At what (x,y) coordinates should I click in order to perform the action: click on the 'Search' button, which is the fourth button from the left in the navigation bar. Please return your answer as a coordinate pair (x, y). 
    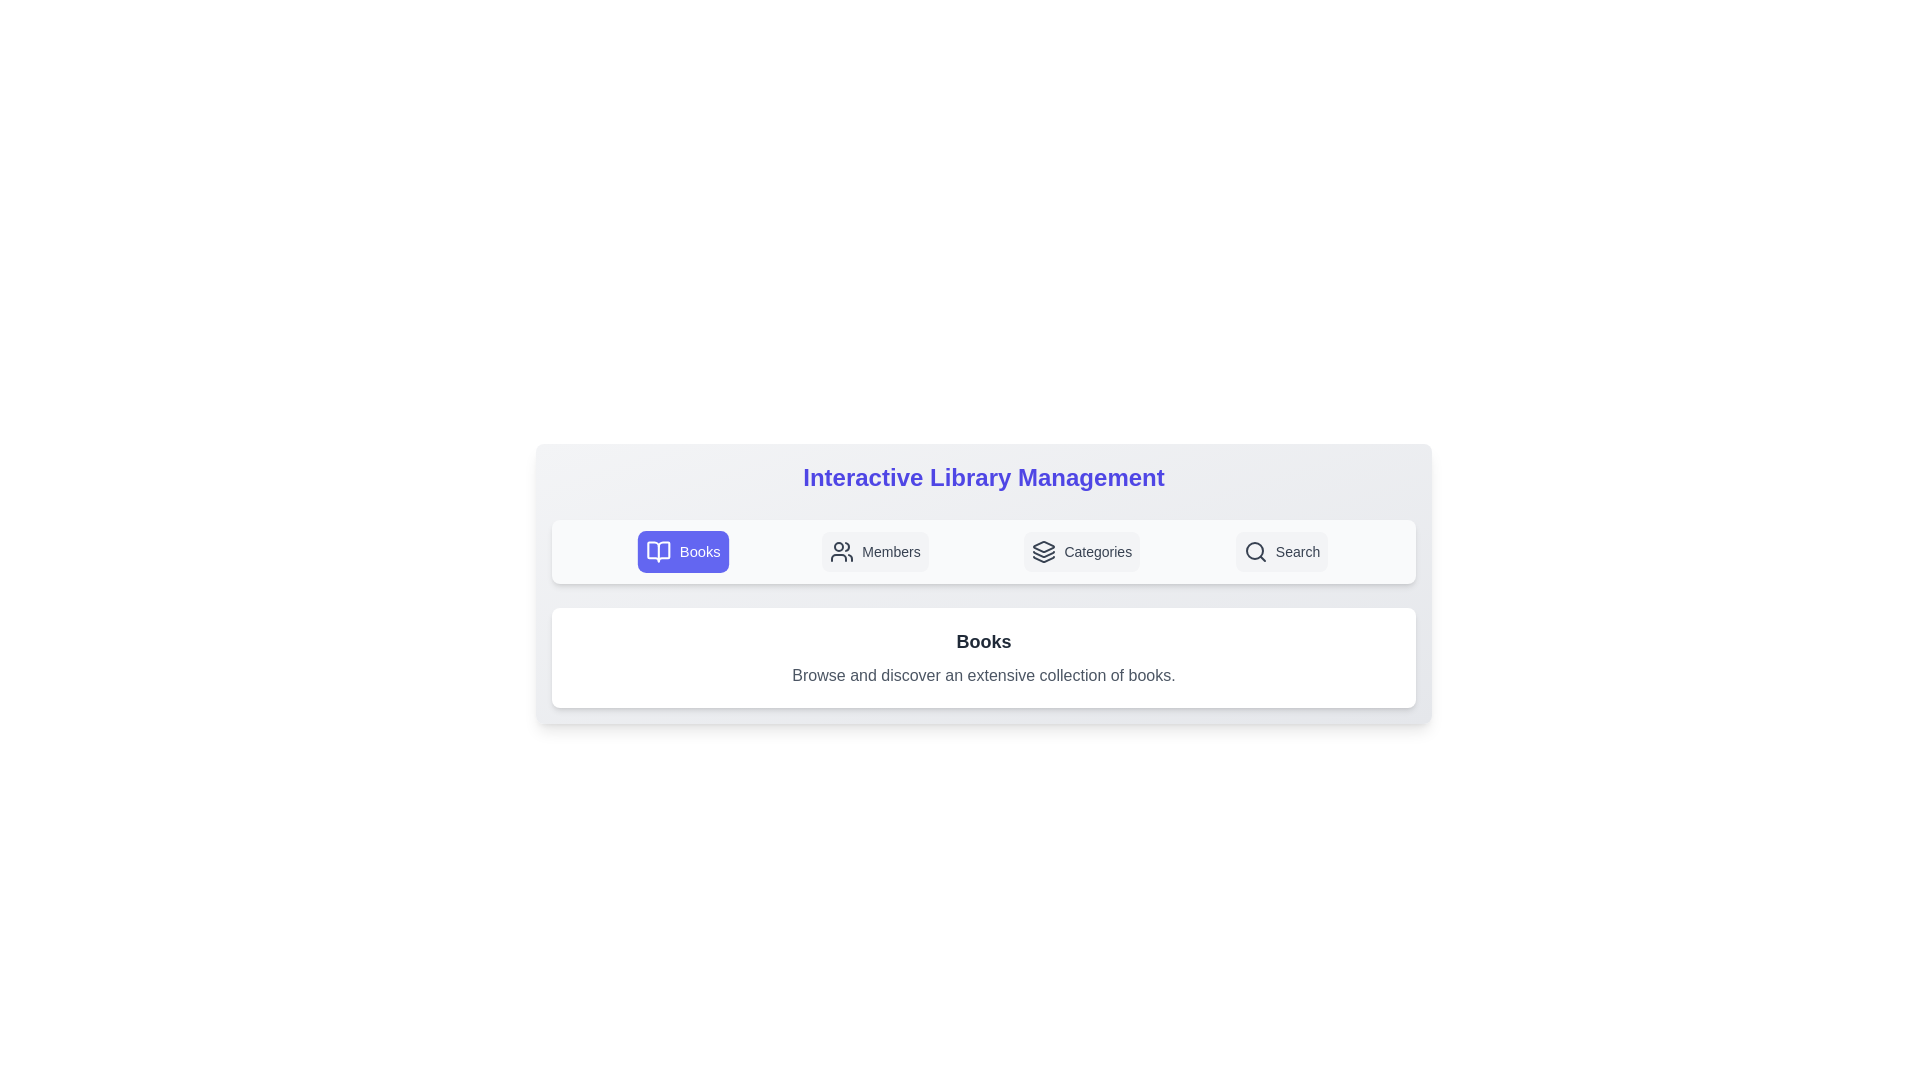
    Looking at the image, I should click on (1281, 551).